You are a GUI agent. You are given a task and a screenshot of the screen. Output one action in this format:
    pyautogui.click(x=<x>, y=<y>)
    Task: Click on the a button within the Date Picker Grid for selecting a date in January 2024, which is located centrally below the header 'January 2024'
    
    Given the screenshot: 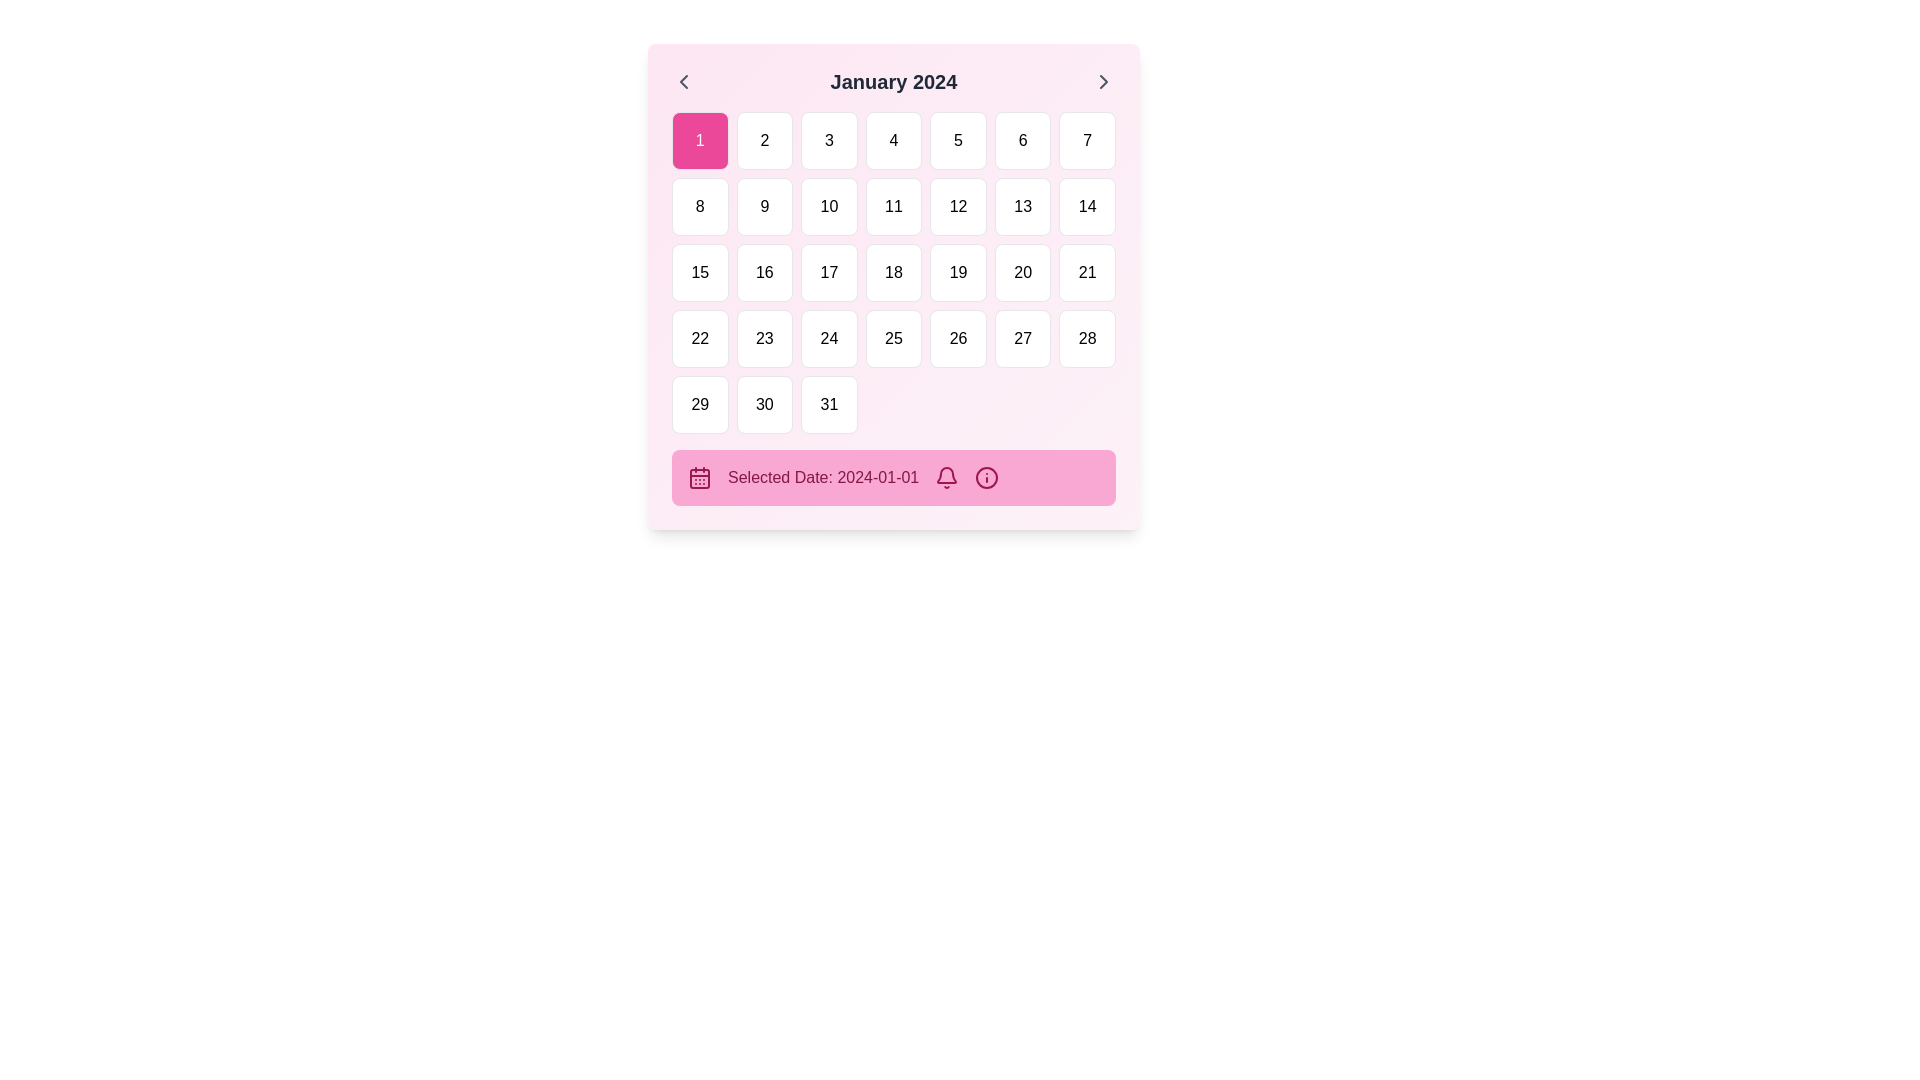 What is the action you would take?
    pyautogui.click(x=892, y=273)
    